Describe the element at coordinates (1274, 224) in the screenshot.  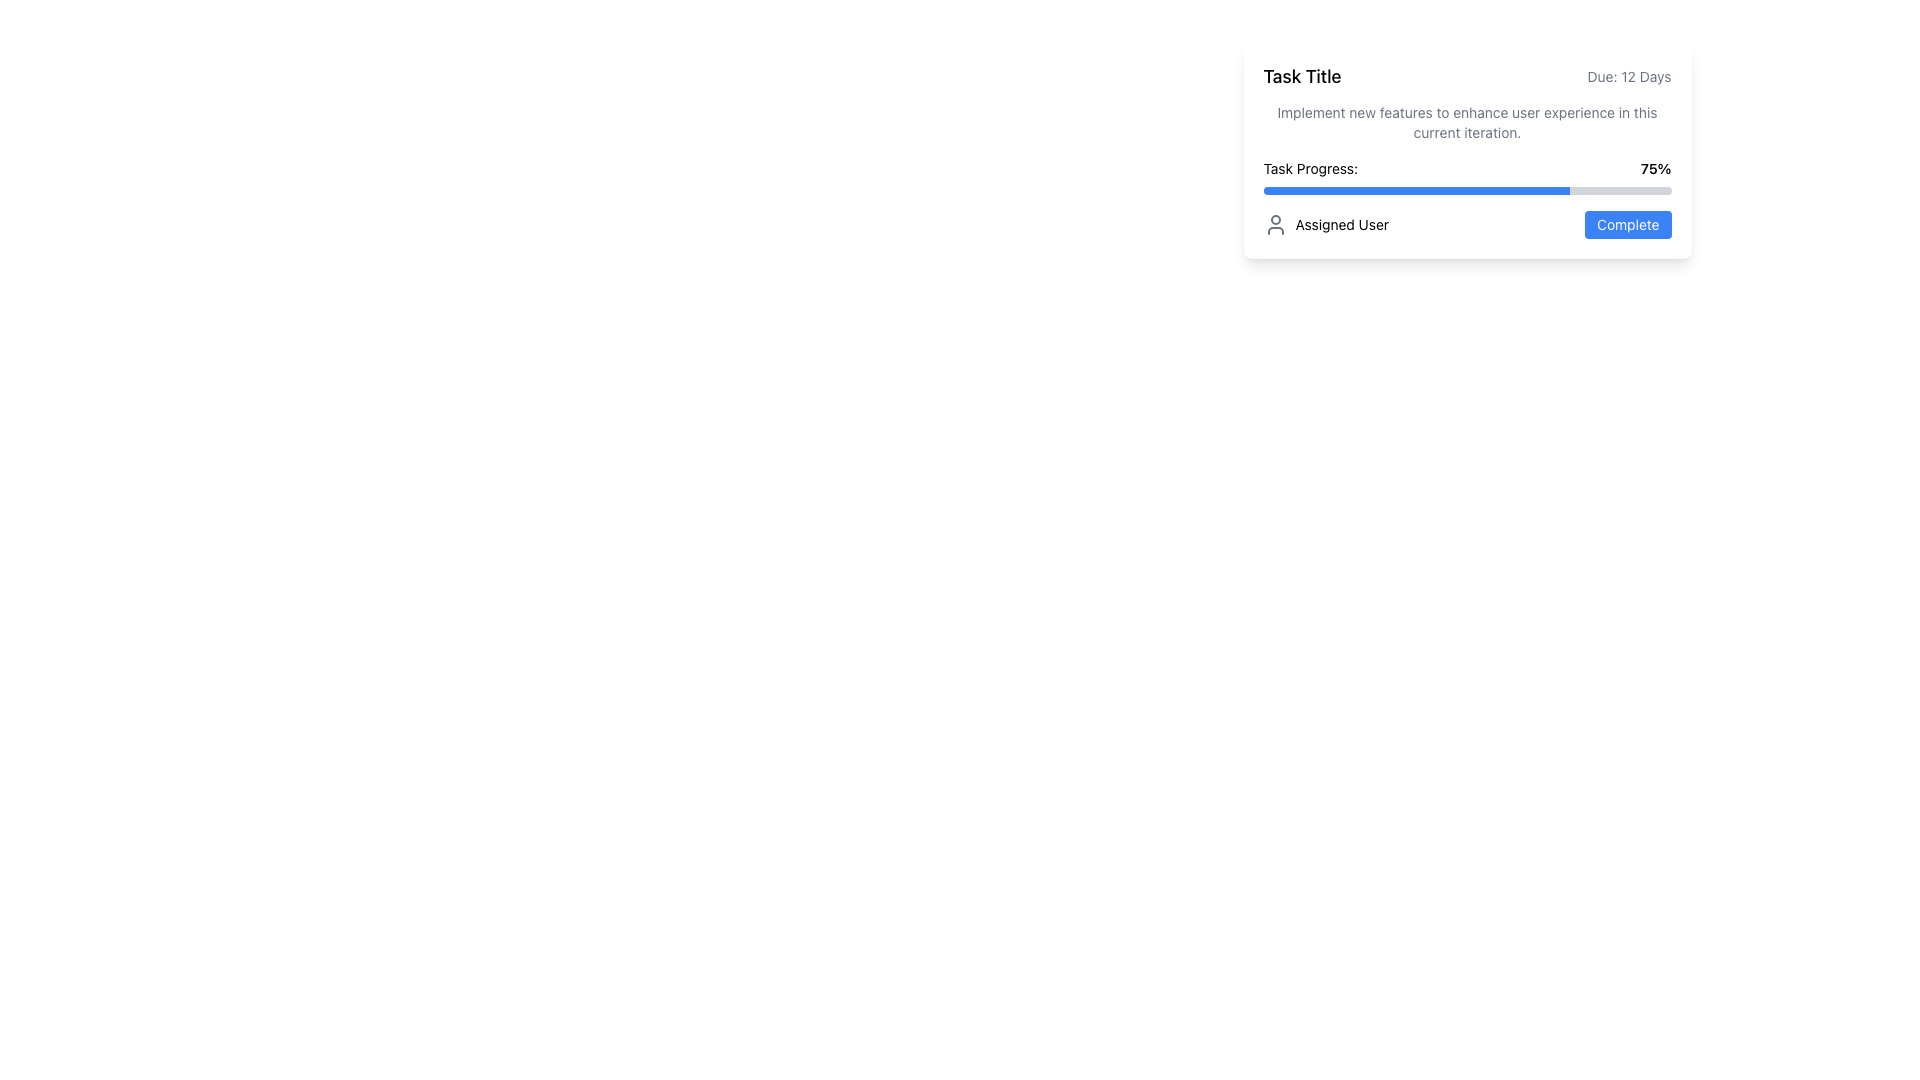
I see `the user avatar icon, which is a gray circular icon with a line-based design, located to the left of the 'Assigned User' text` at that location.